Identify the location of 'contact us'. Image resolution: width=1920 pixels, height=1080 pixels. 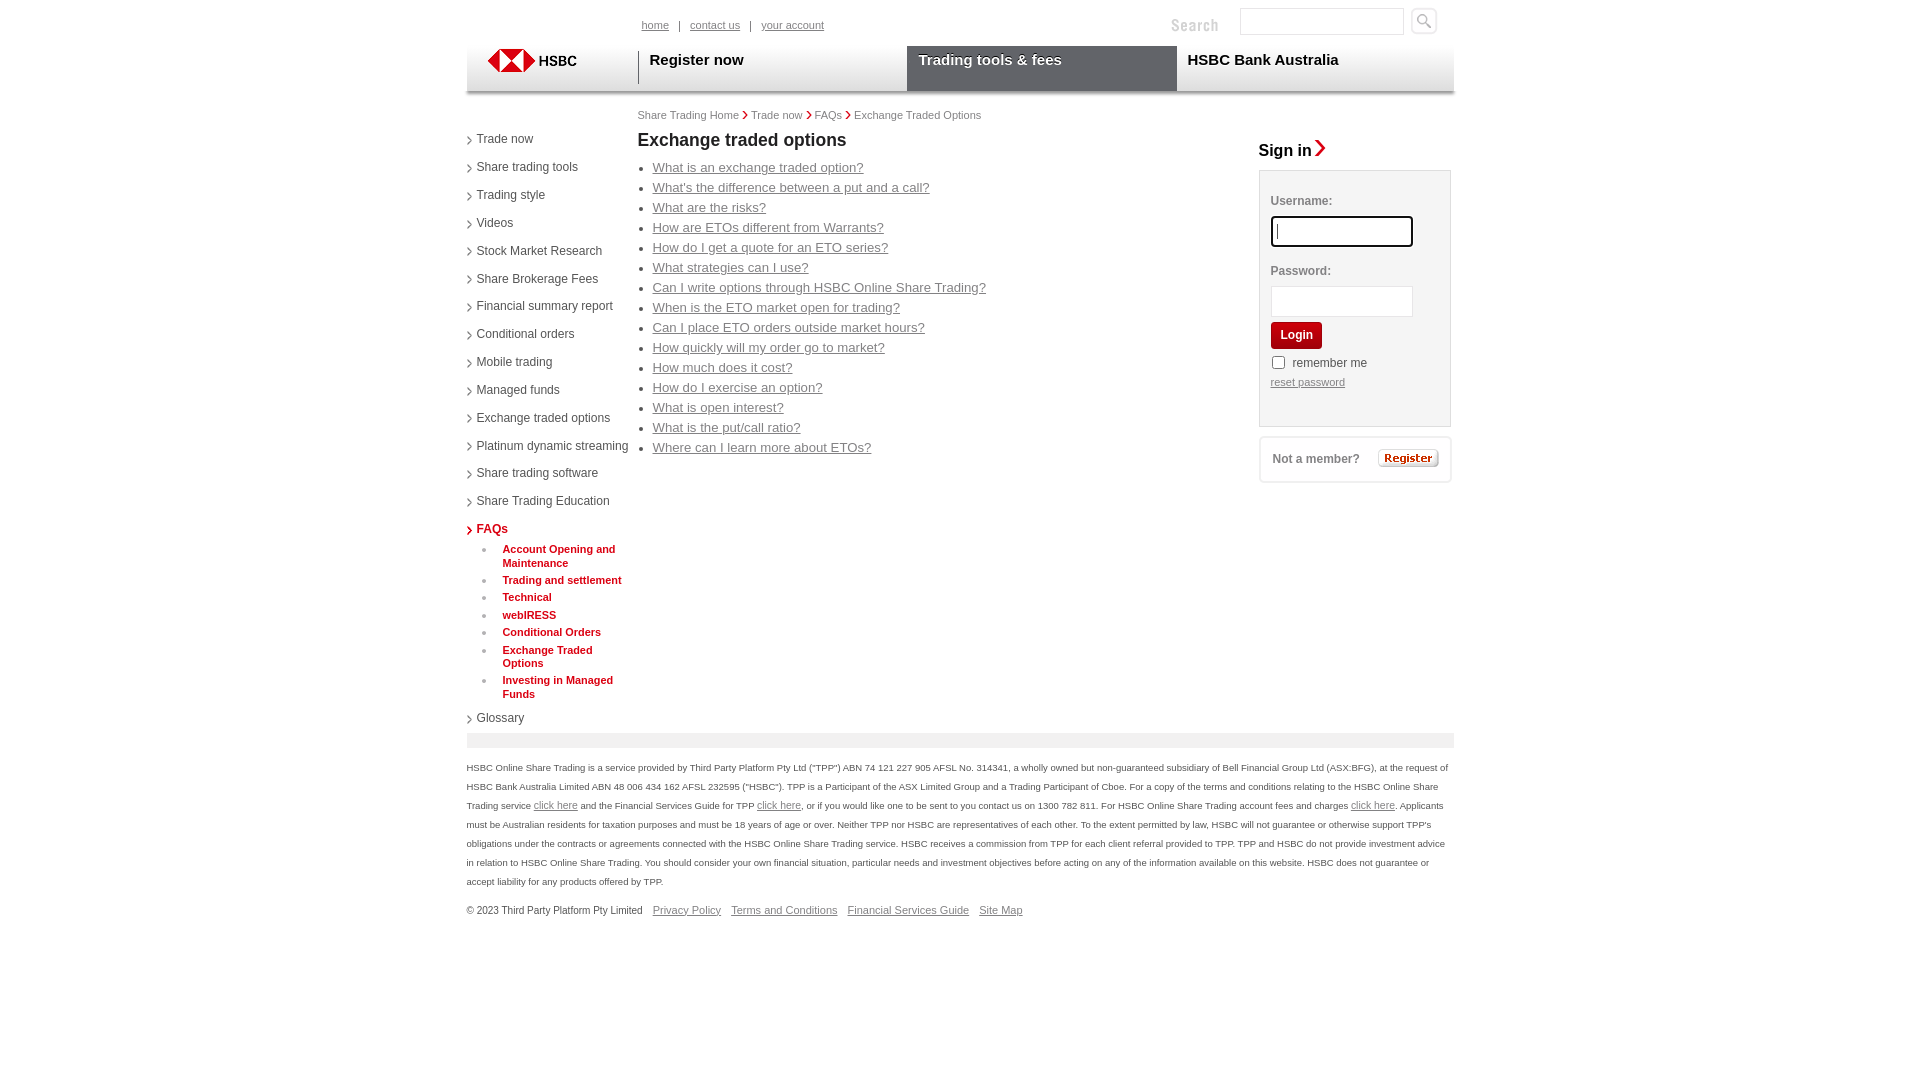
(715, 26).